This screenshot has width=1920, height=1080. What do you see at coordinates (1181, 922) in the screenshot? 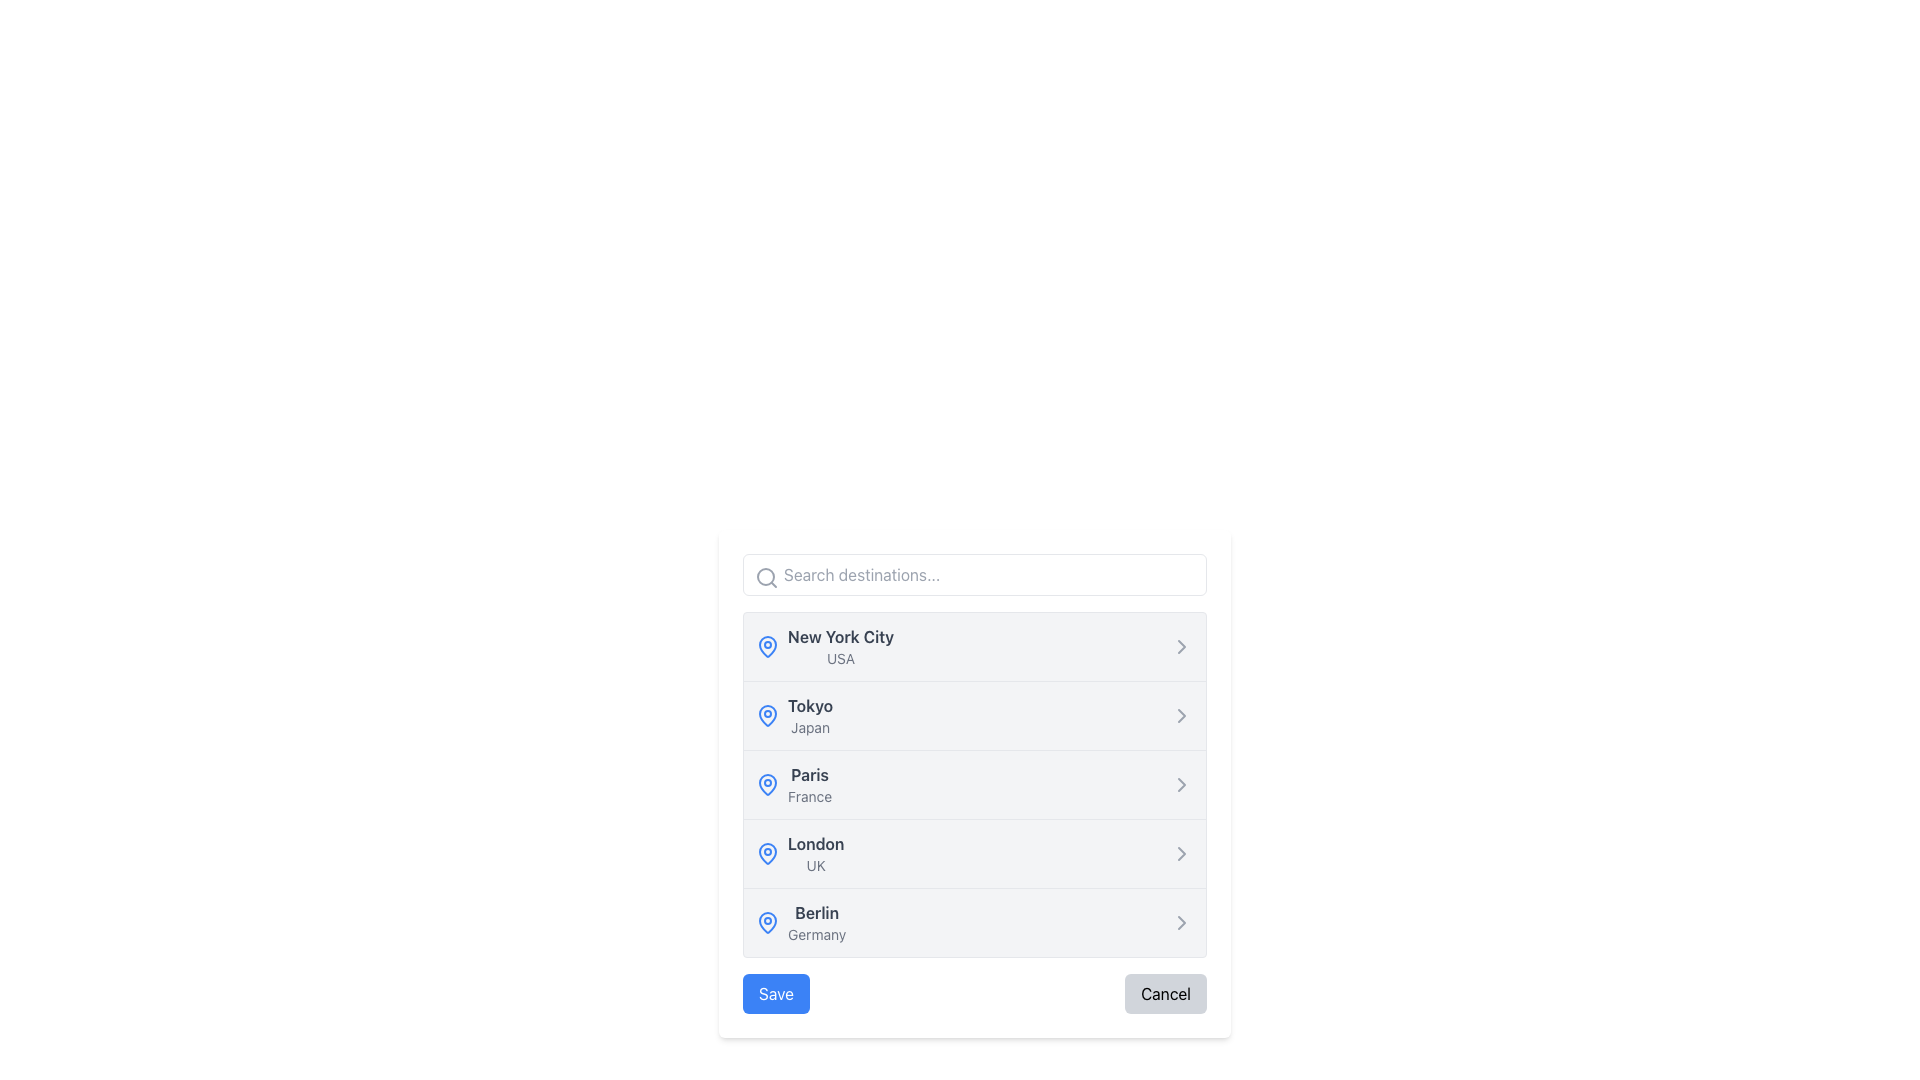
I see `the navigational icon located at the far-right edge of the fifth list item, 'Berlin, Germany'` at bounding box center [1181, 922].